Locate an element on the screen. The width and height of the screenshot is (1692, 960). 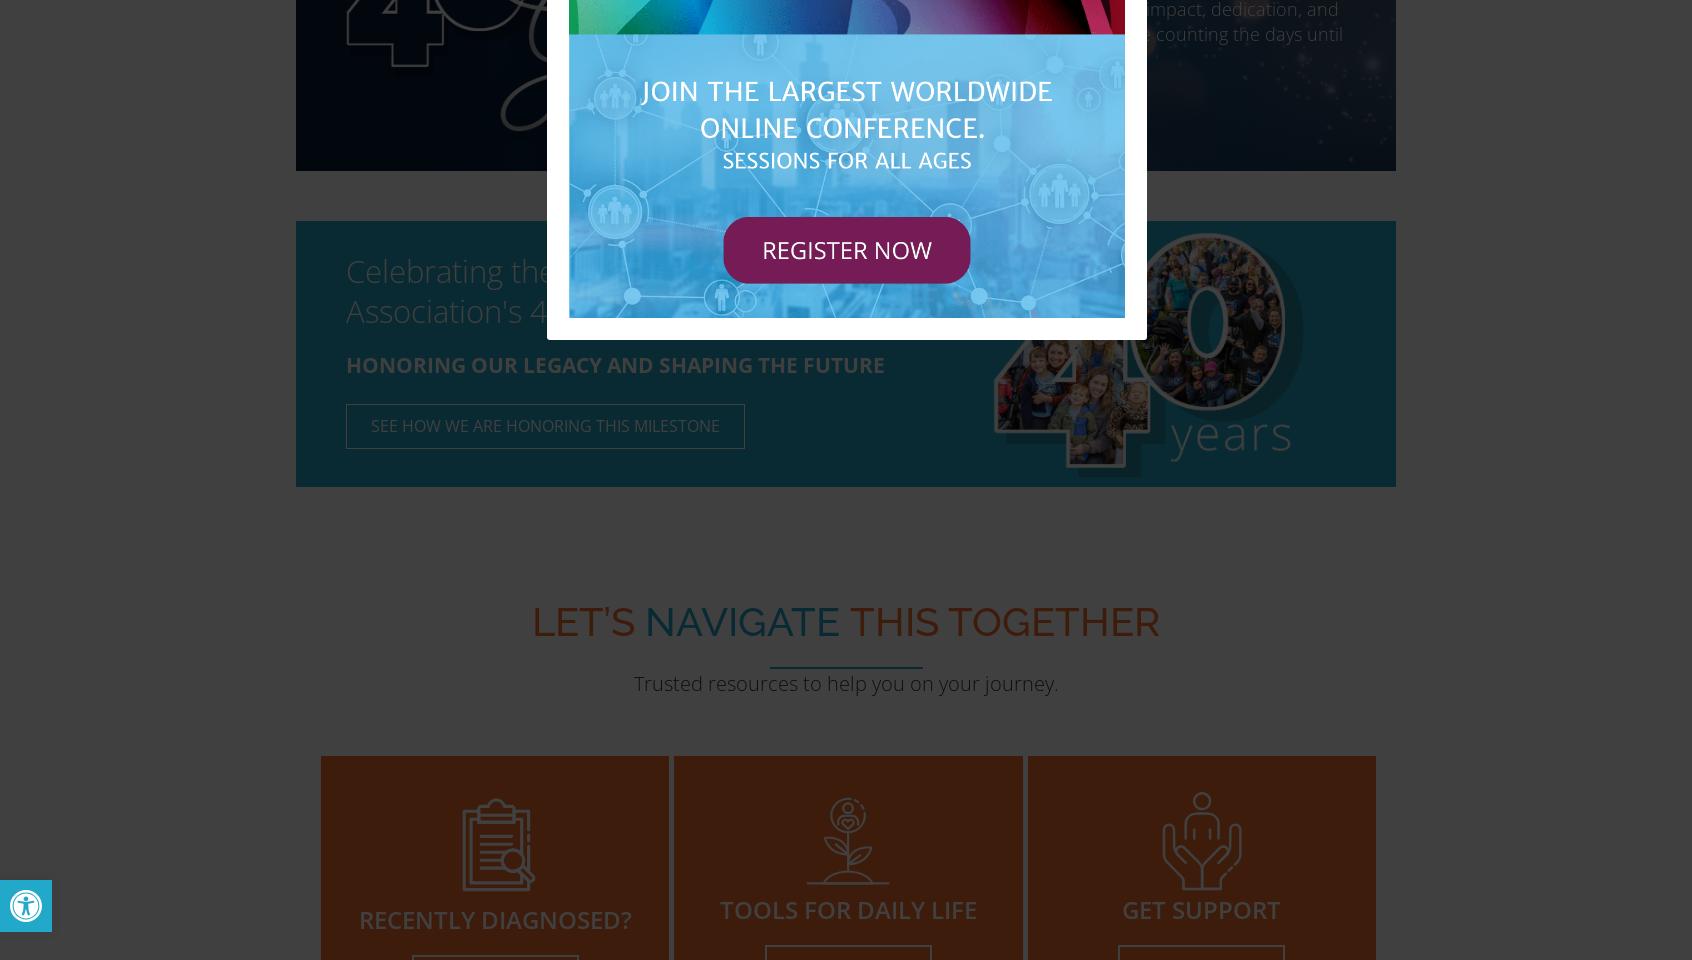
'VISIT THE GALA WEBSITE' is located at coordinates (883, 112).